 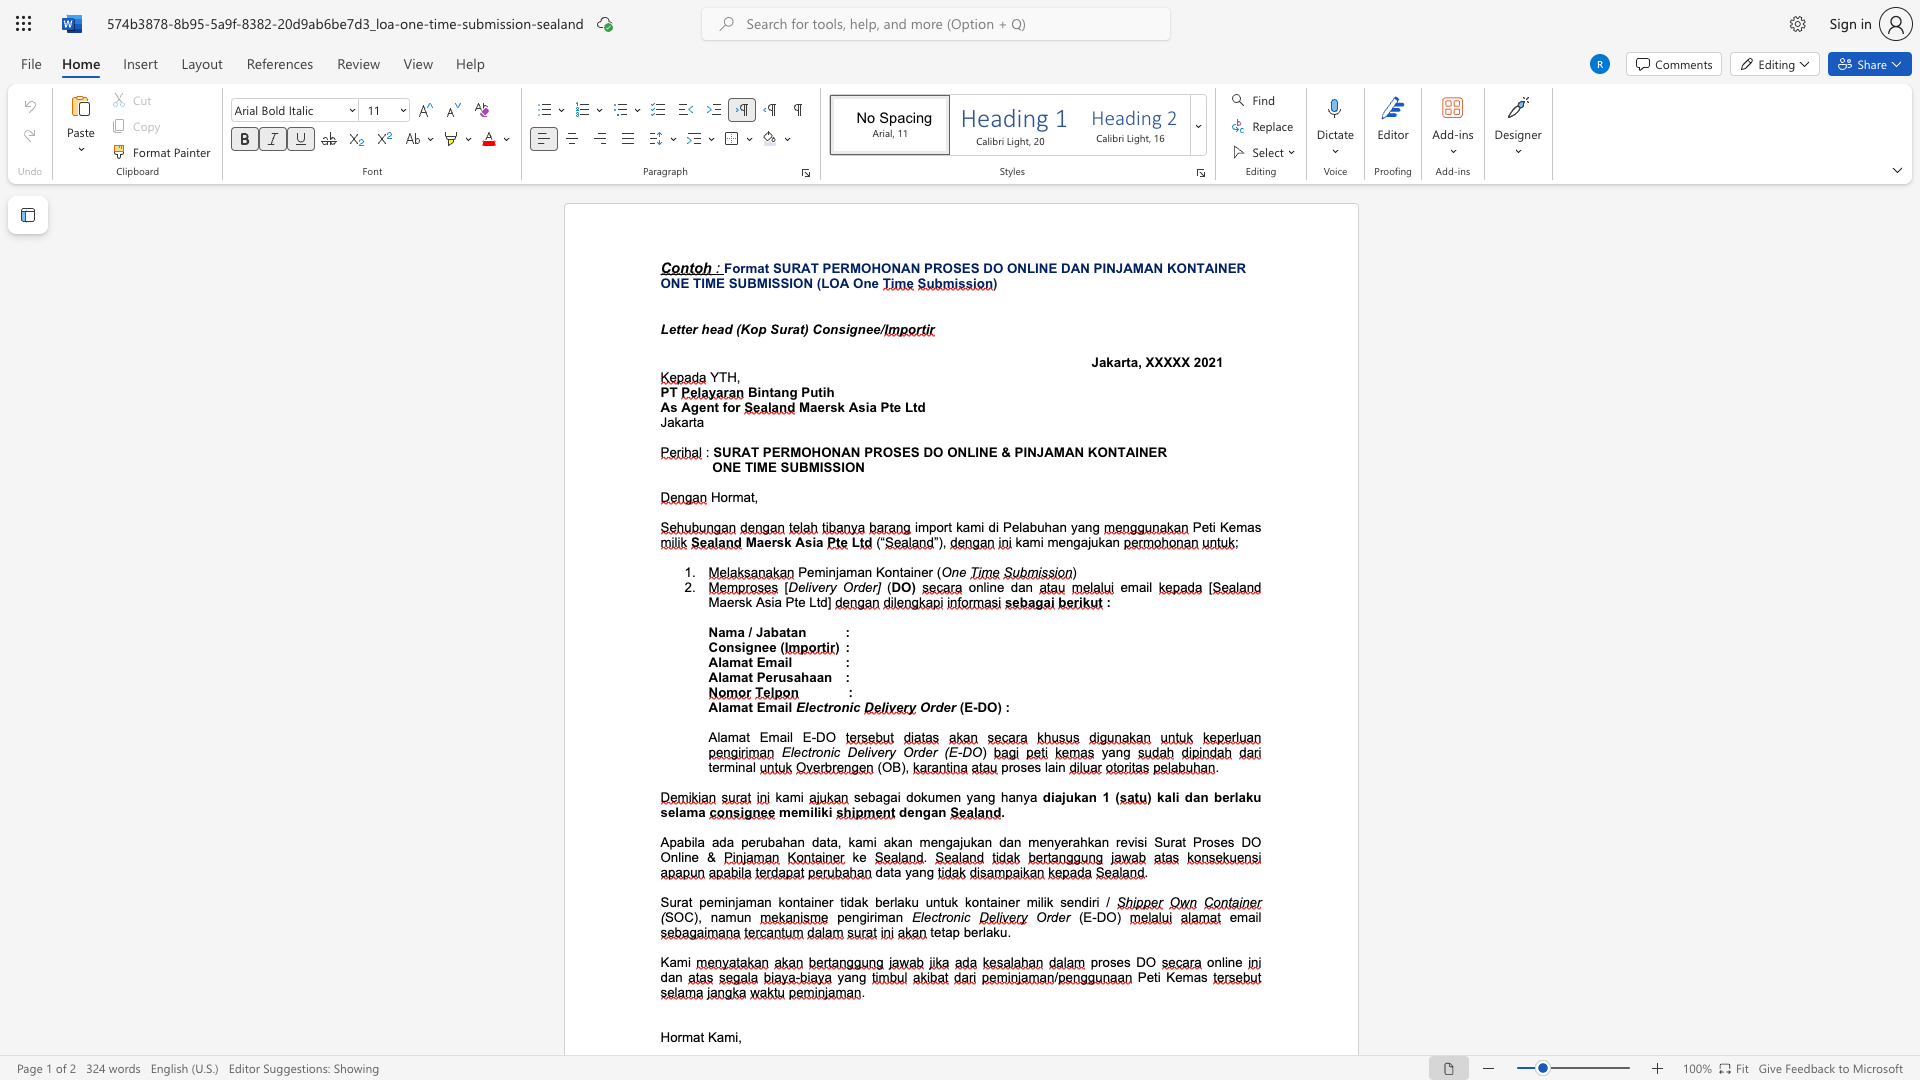 What do you see at coordinates (909, 572) in the screenshot?
I see `the subset text "iner" within the text "Peminjaman Kontainer"` at bounding box center [909, 572].